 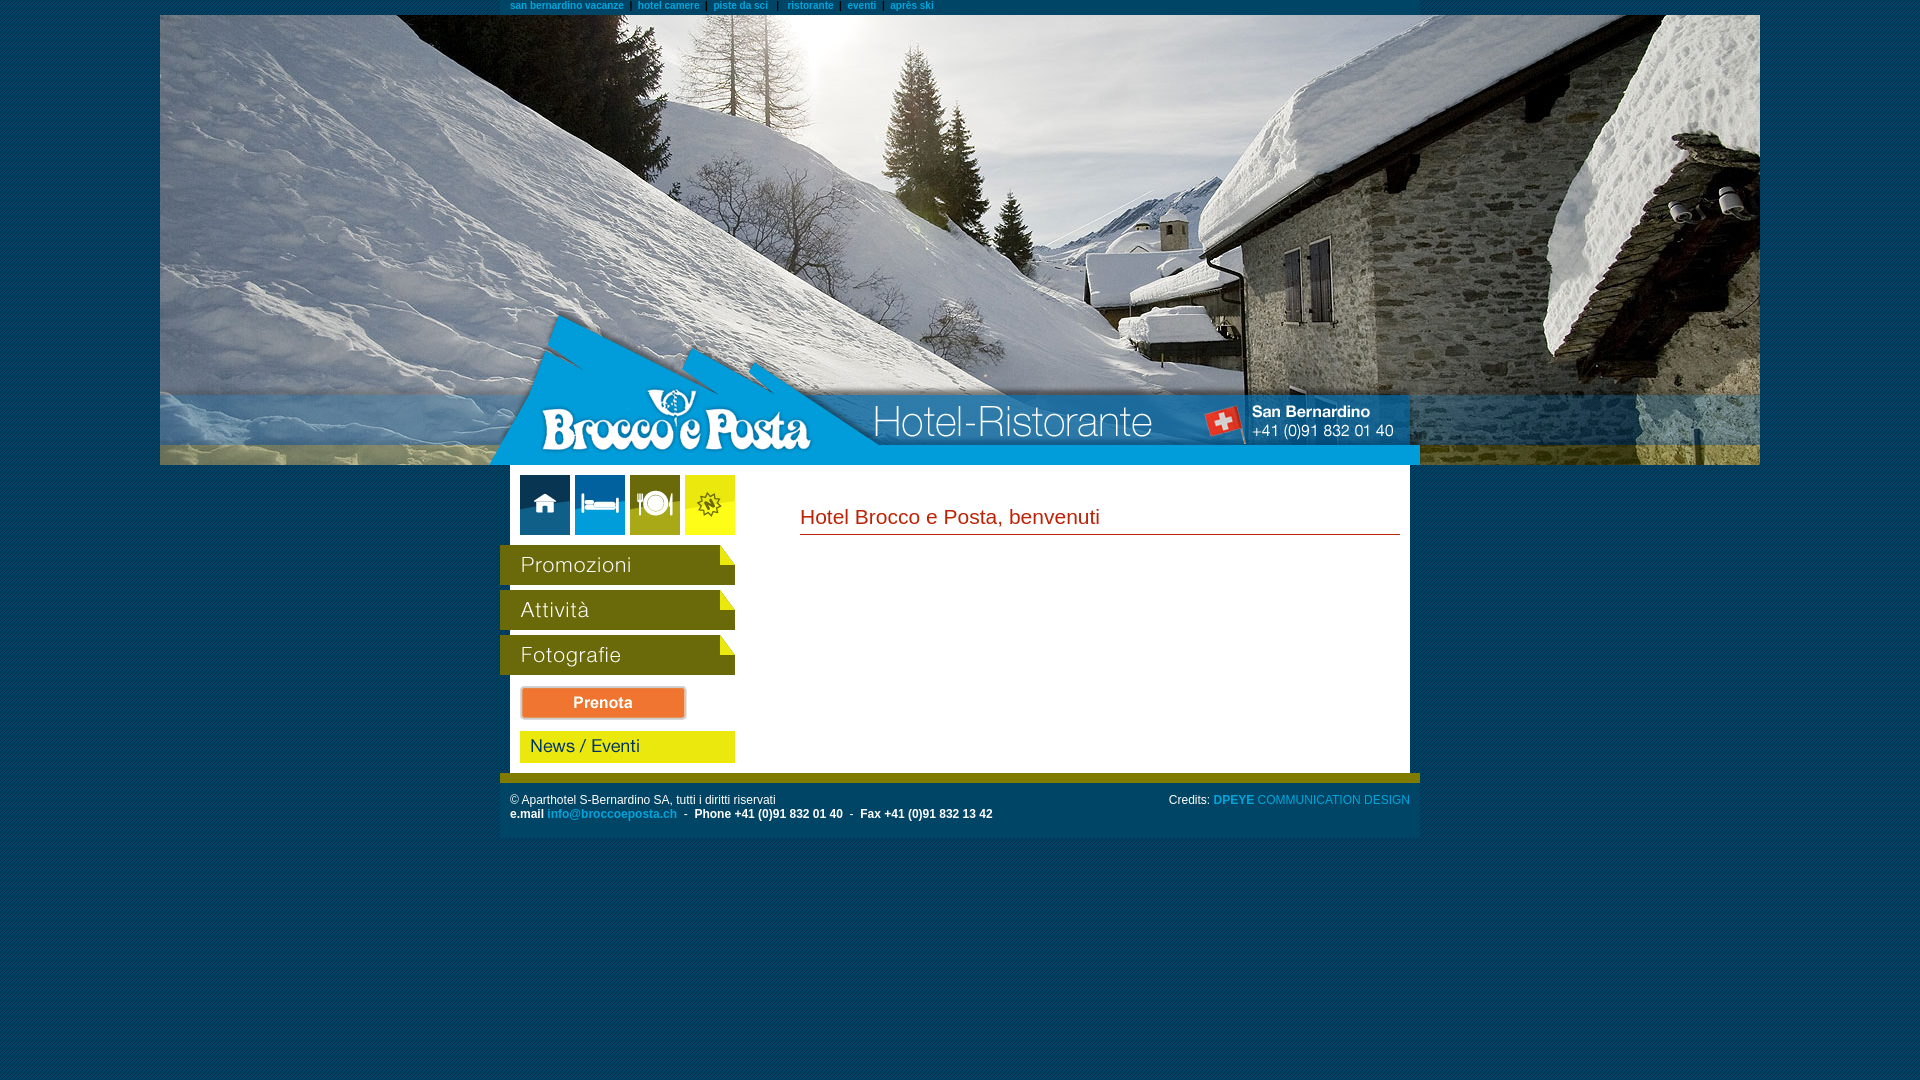 What do you see at coordinates (810, 5) in the screenshot?
I see `'ristorante'` at bounding box center [810, 5].